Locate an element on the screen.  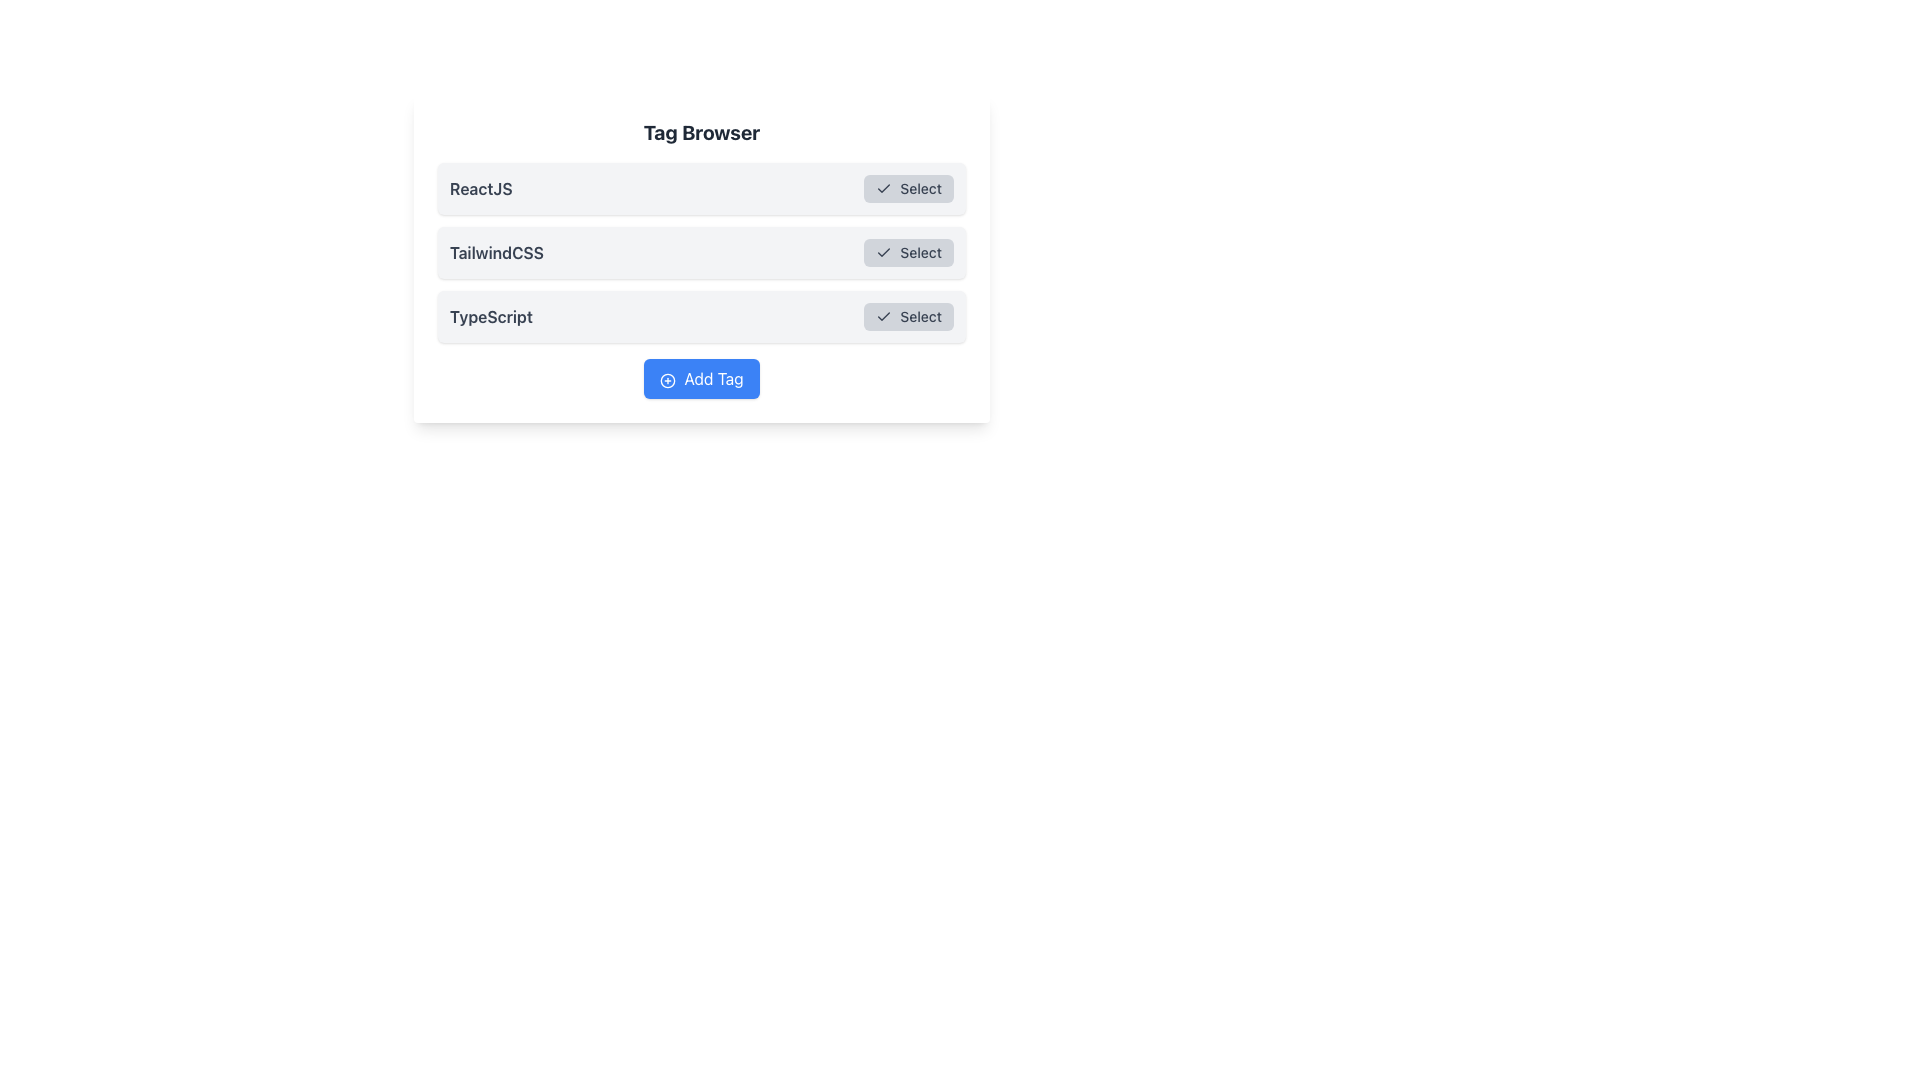
the small check icon within the 'Select' button is located at coordinates (883, 189).